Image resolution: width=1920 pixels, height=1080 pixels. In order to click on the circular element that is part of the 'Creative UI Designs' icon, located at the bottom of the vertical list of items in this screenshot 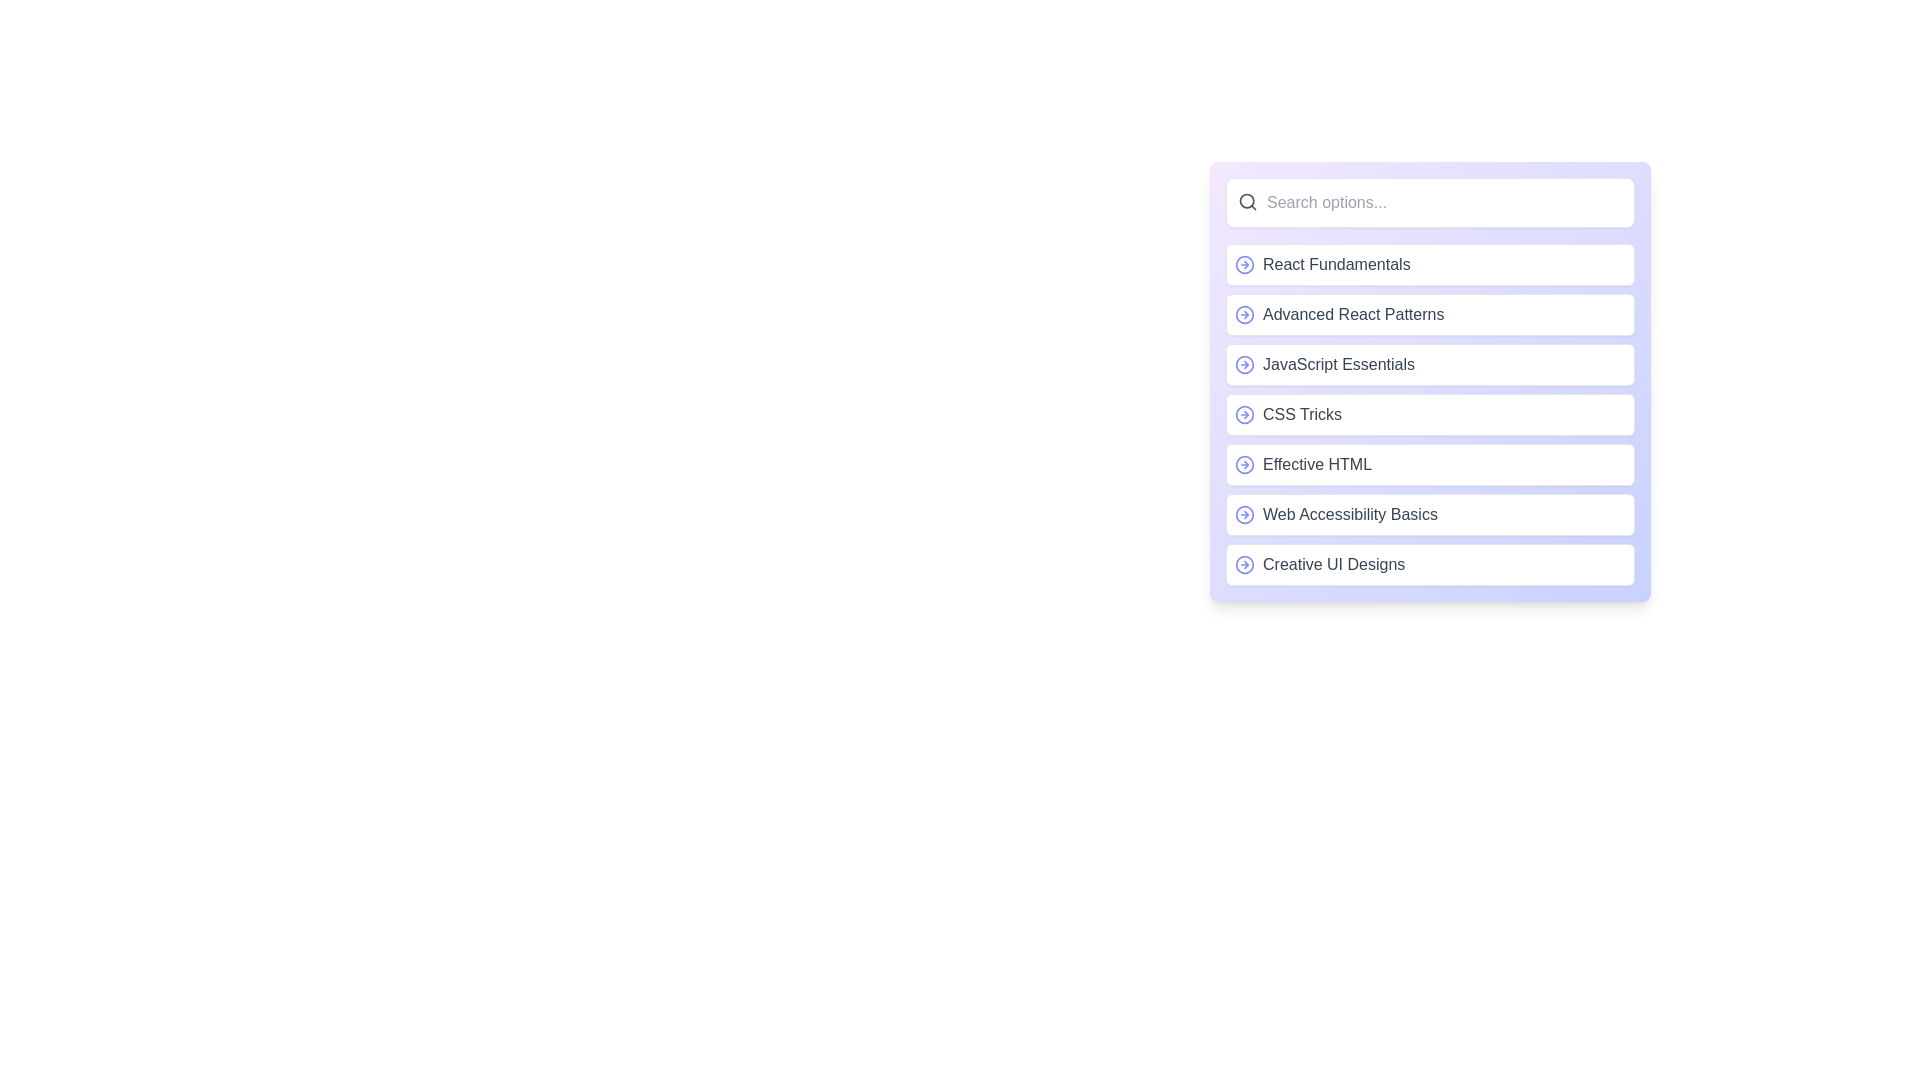, I will do `click(1243, 564)`.